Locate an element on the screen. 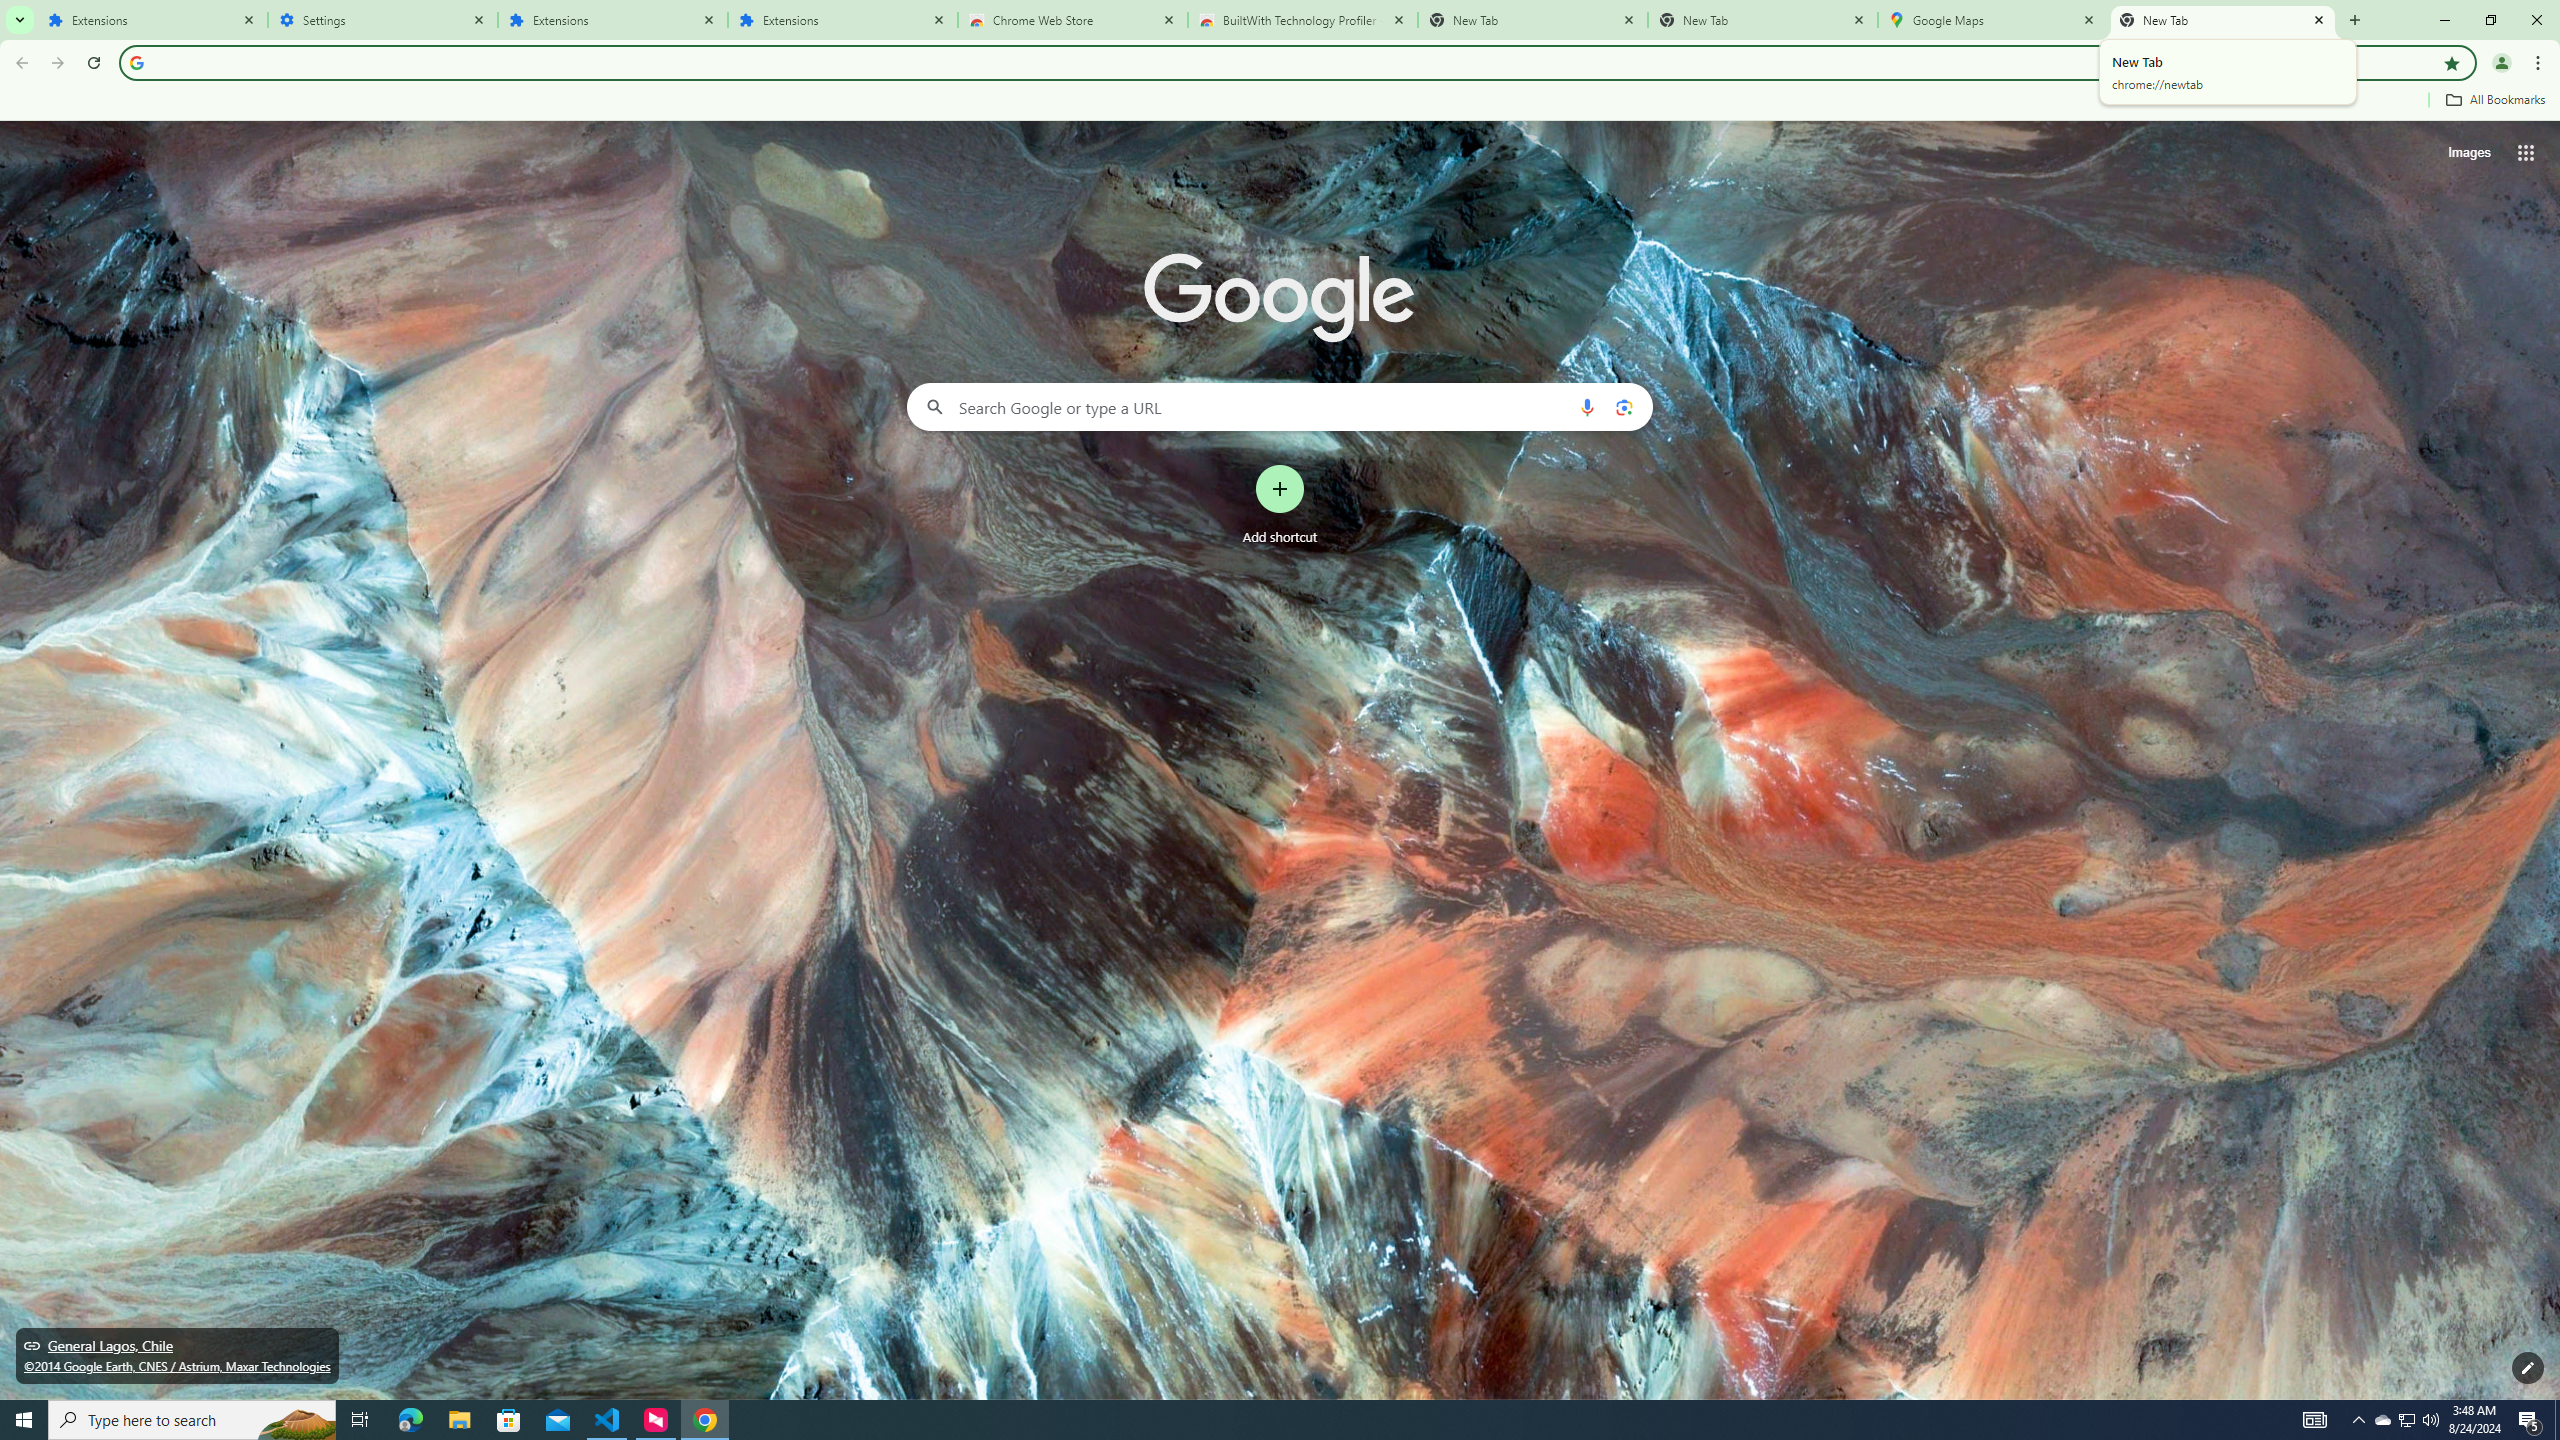 The height and width of the screenshot is (1440, 2560). 'Settings' is located at coordinates (382, 19).